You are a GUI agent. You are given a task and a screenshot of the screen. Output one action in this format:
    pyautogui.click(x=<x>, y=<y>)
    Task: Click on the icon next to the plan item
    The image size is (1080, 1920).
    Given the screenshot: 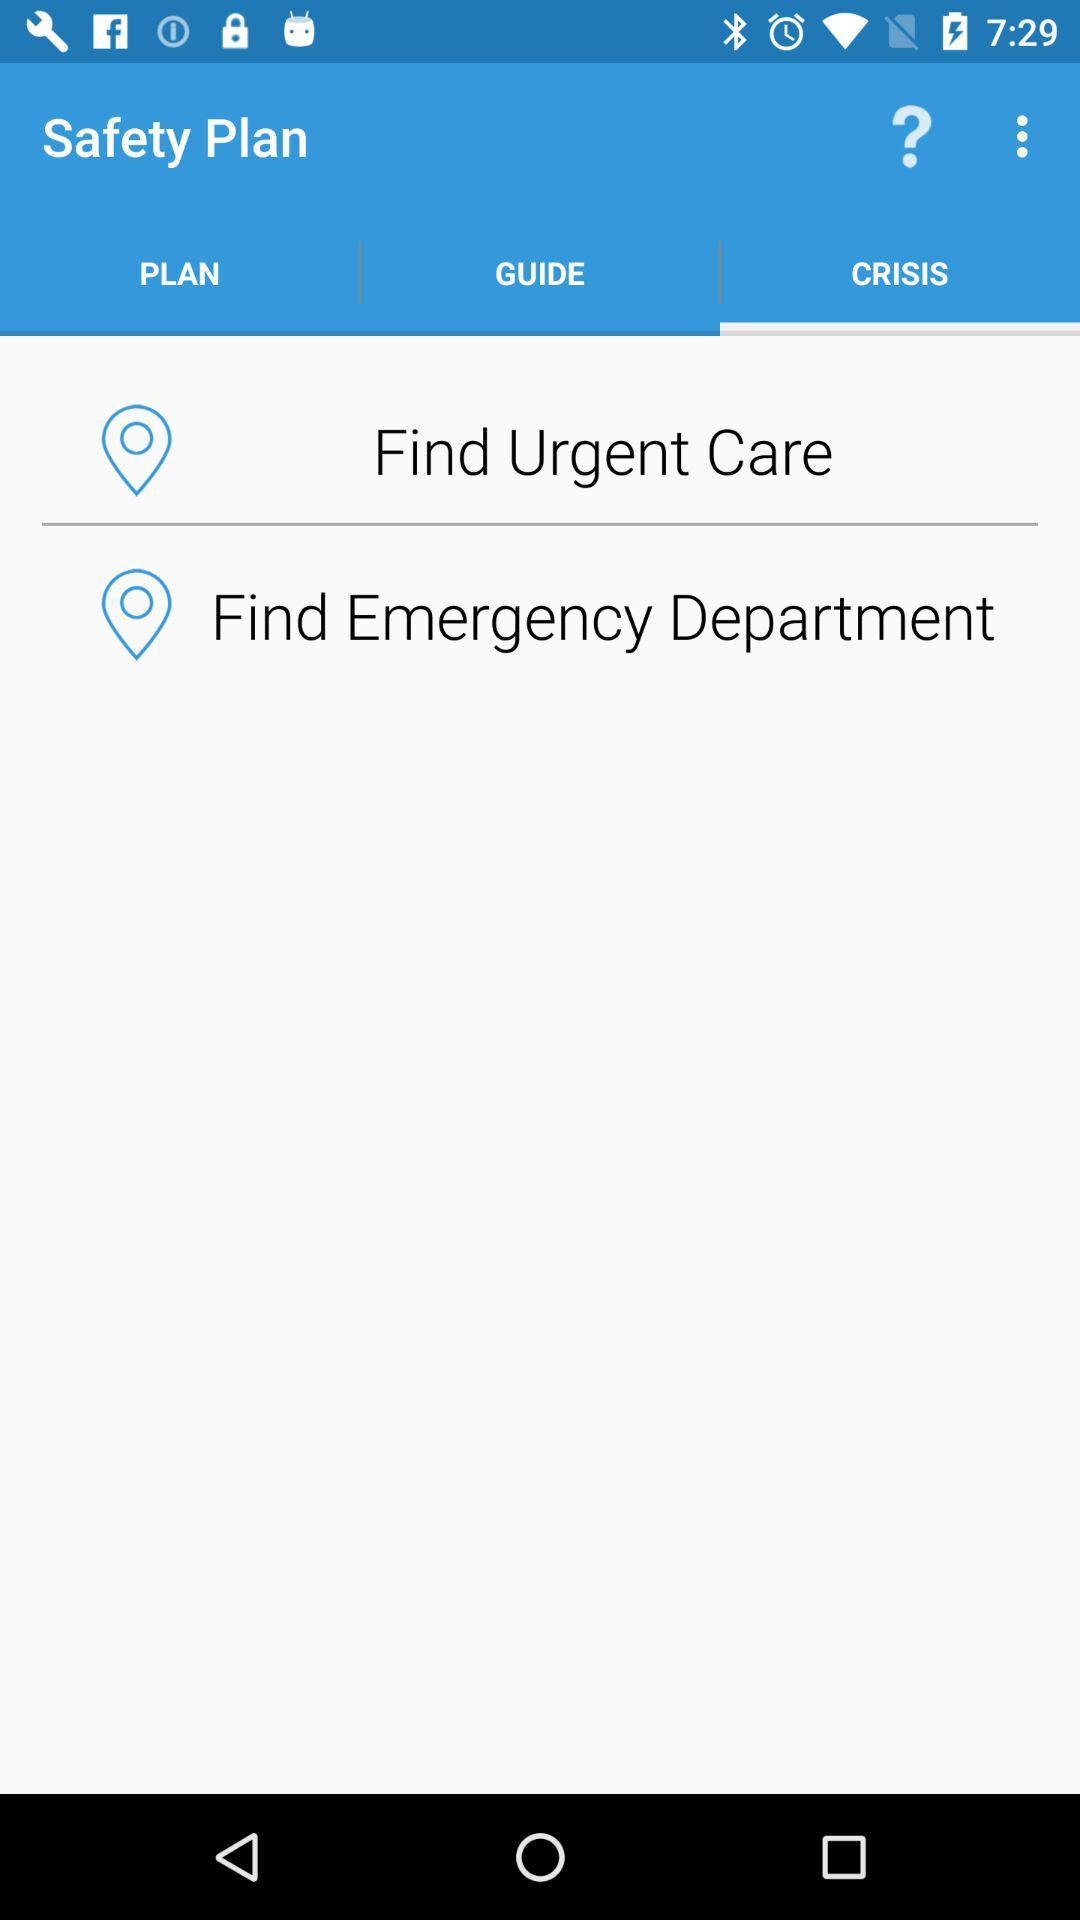 What is the action you would take?
    pyautogui.click(x=540, y=272)
    